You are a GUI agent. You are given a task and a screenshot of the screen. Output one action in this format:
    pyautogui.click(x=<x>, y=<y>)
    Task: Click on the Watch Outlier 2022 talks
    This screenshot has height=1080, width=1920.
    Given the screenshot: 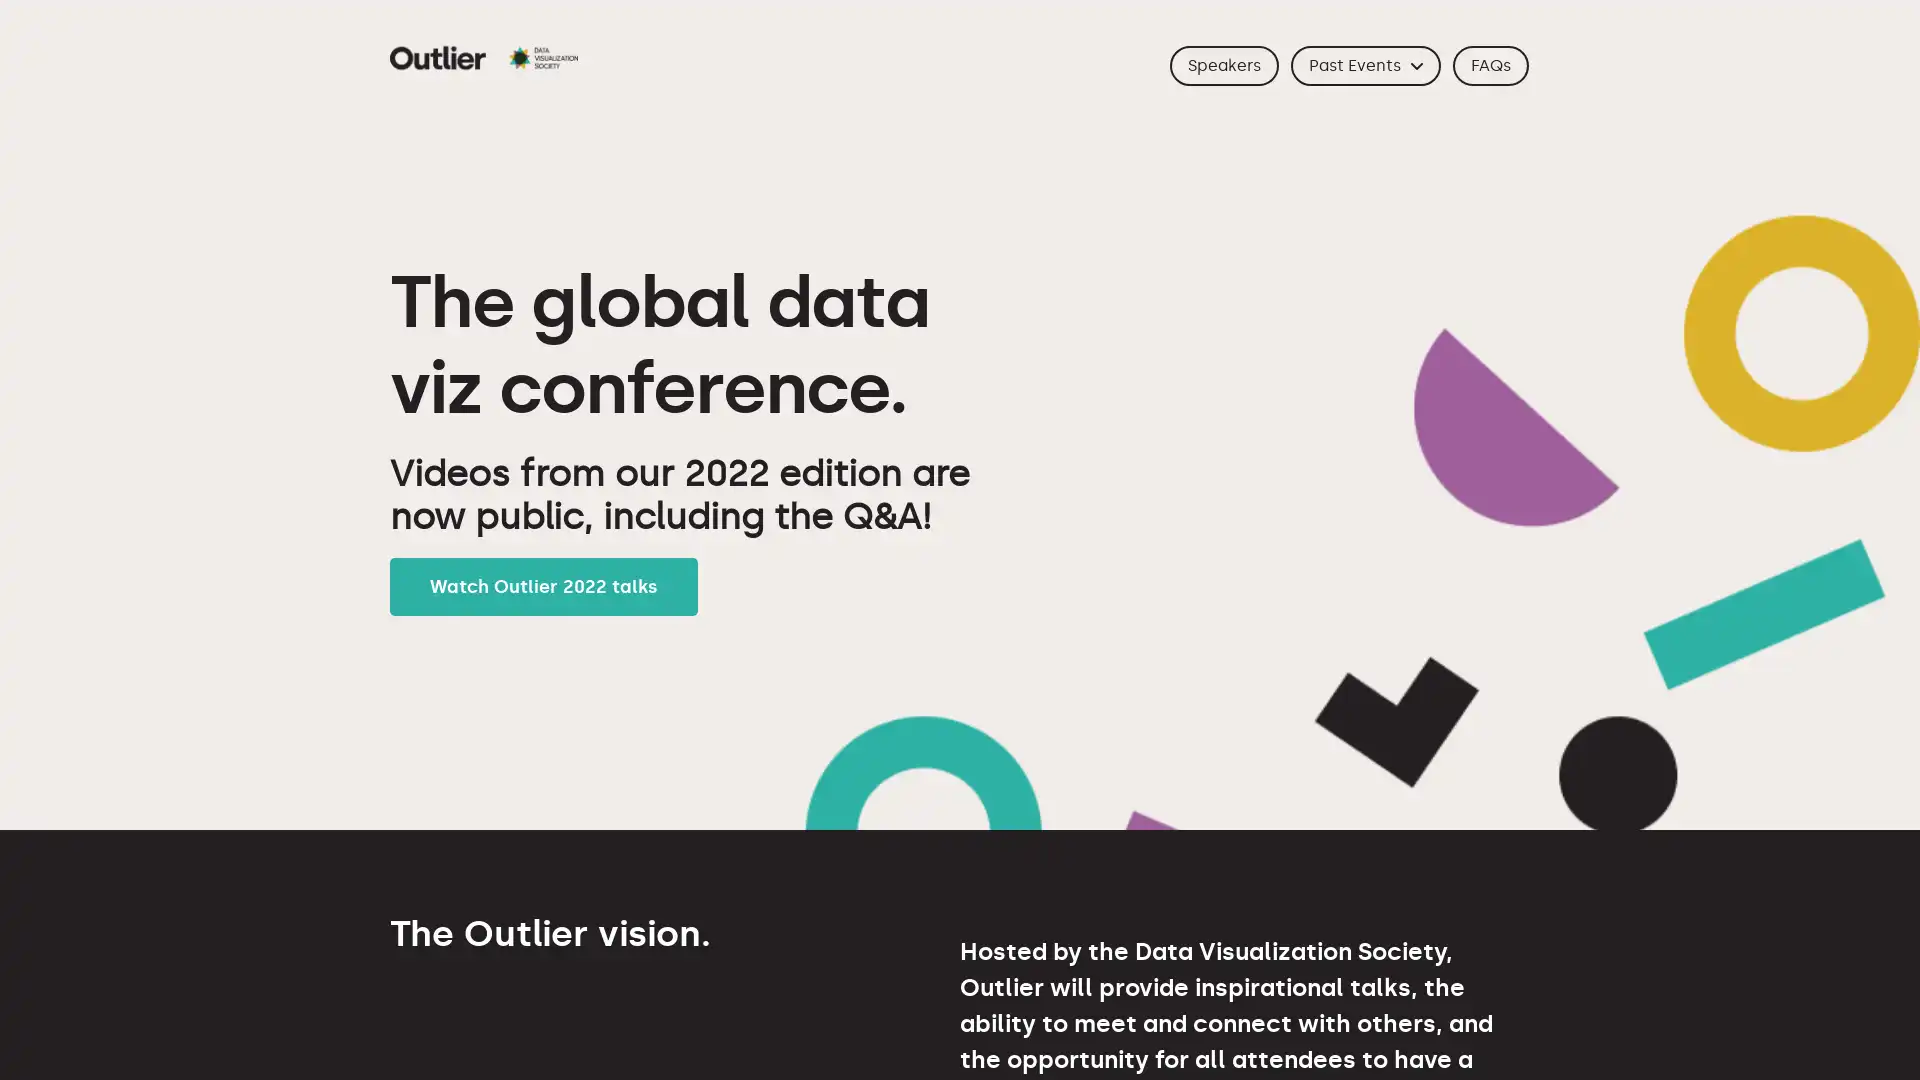 What is the action you would take?
    pyautogui.click(x=543, y=585)
    